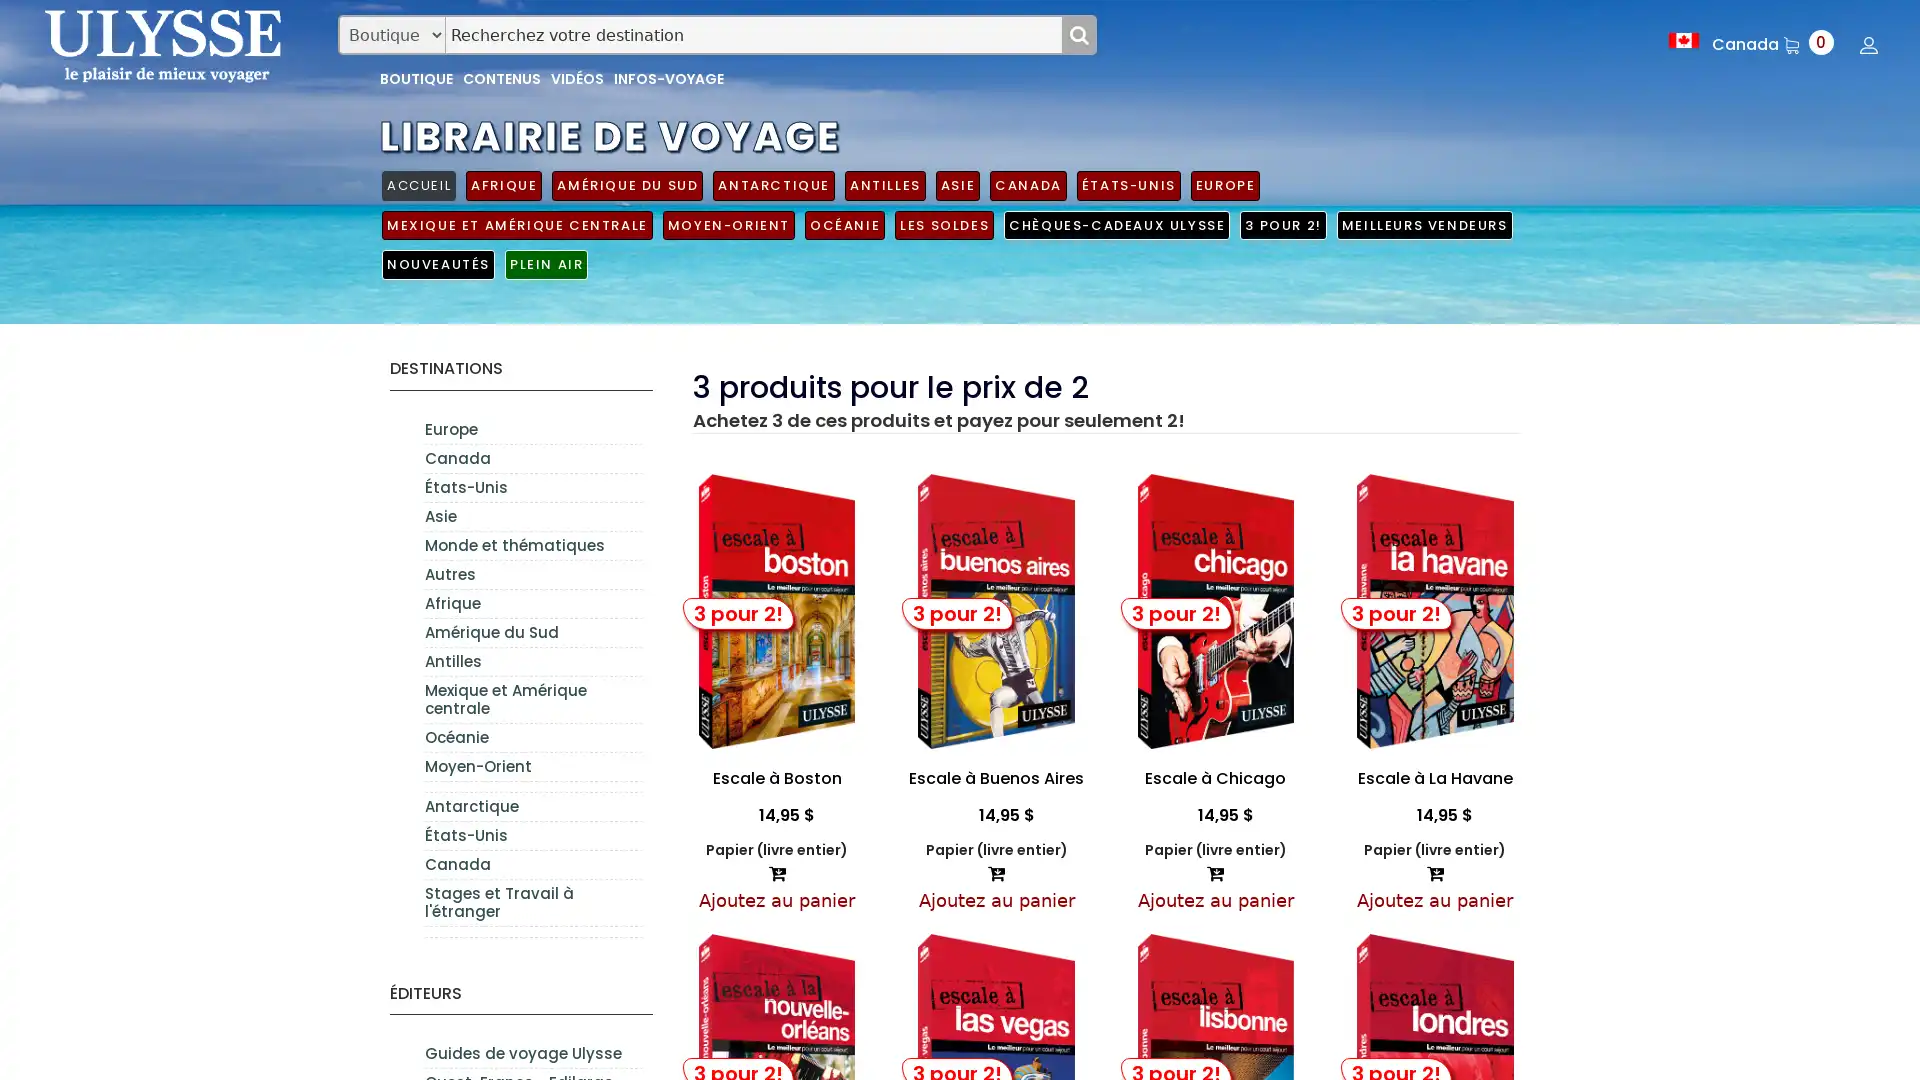 The height and width of the screenshot is (1080, 1920). Describe the element at coordinates (1423, 224) in the screenshot. I see `MEILLEURS VENDEURS` at that location.